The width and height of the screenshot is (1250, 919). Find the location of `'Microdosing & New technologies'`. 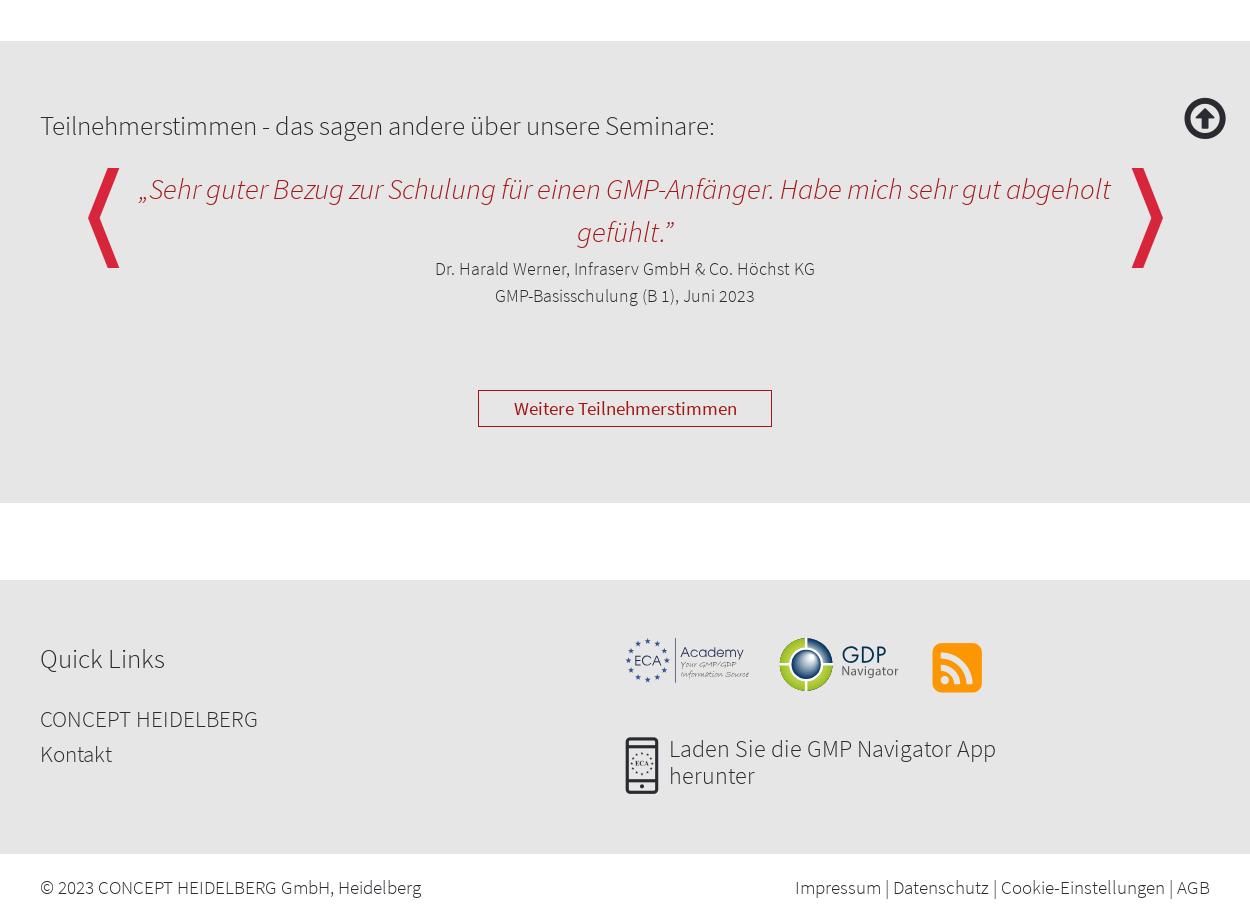

'Microdosing & New technologies' is located at coordinates (166, 824).